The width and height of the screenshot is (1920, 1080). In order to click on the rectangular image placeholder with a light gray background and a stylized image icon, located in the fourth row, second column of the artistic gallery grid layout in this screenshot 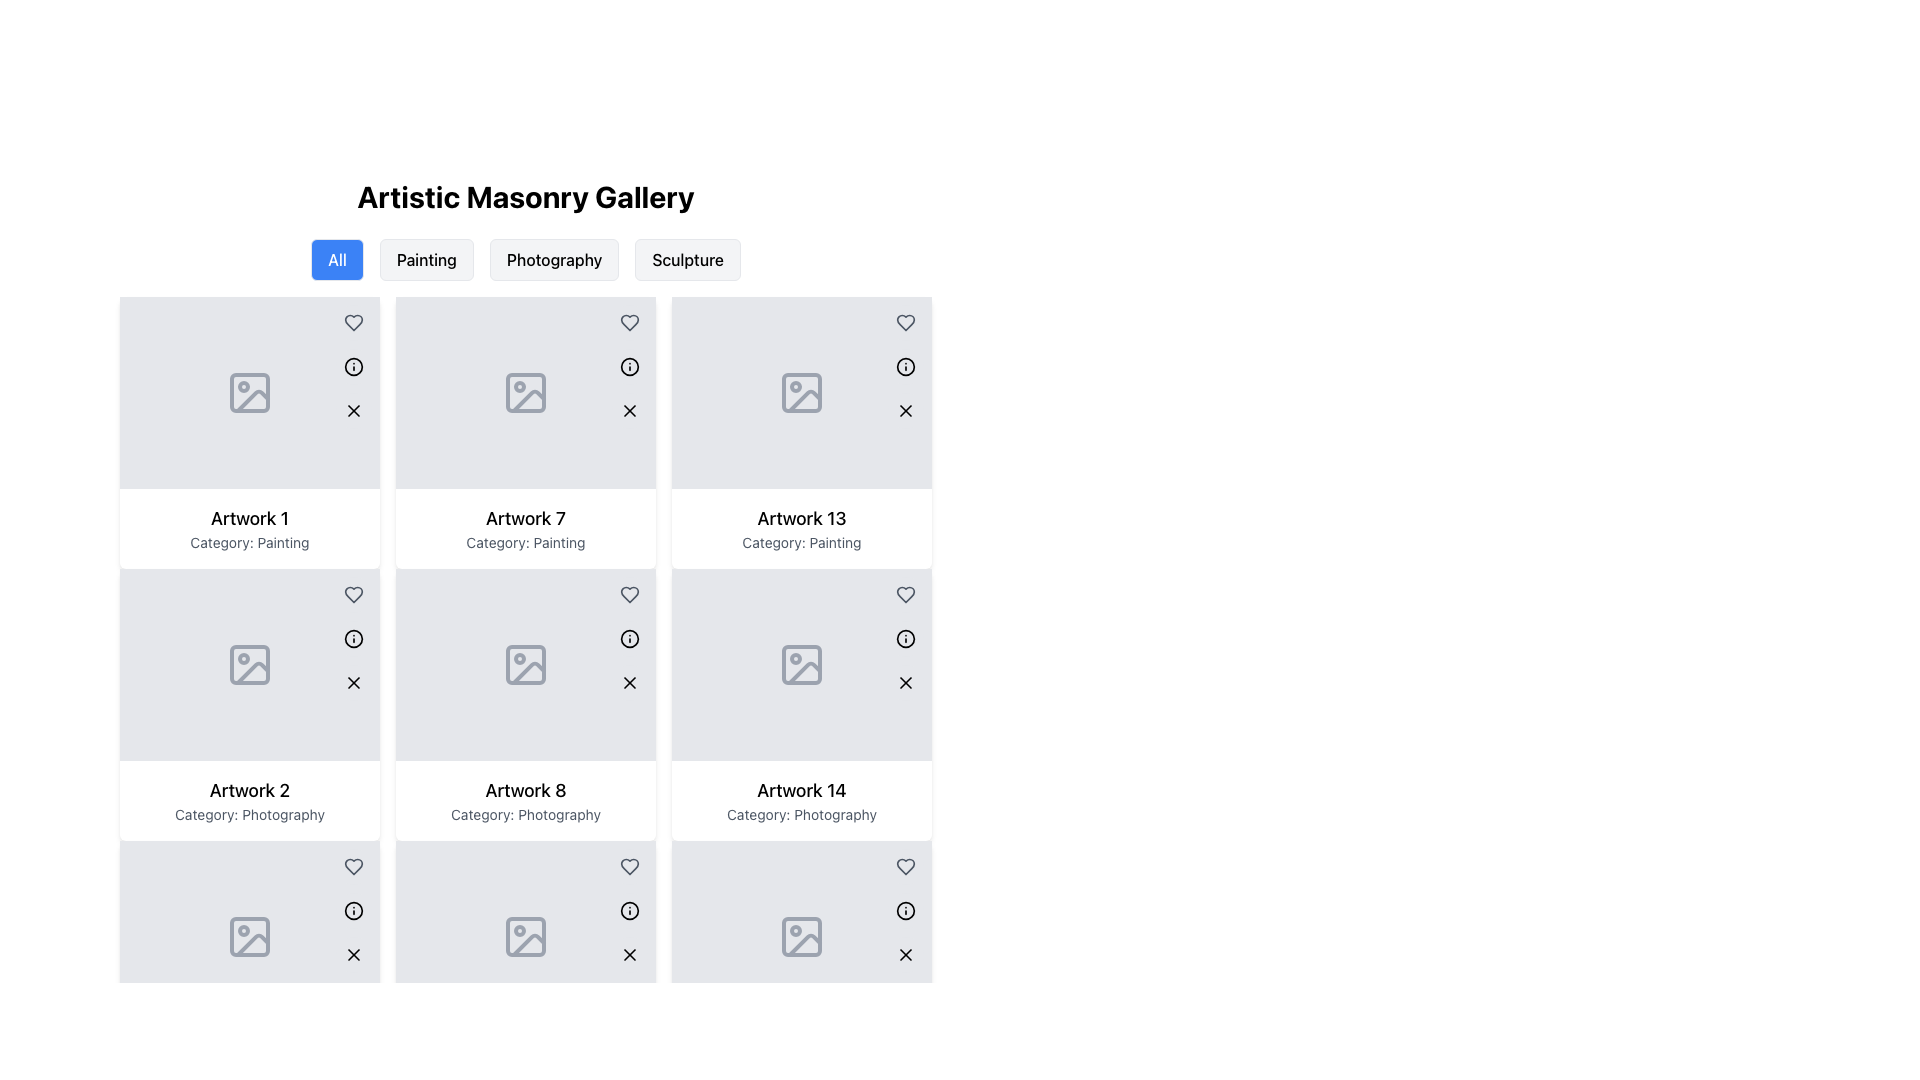, I will do `click(801, 664)`.